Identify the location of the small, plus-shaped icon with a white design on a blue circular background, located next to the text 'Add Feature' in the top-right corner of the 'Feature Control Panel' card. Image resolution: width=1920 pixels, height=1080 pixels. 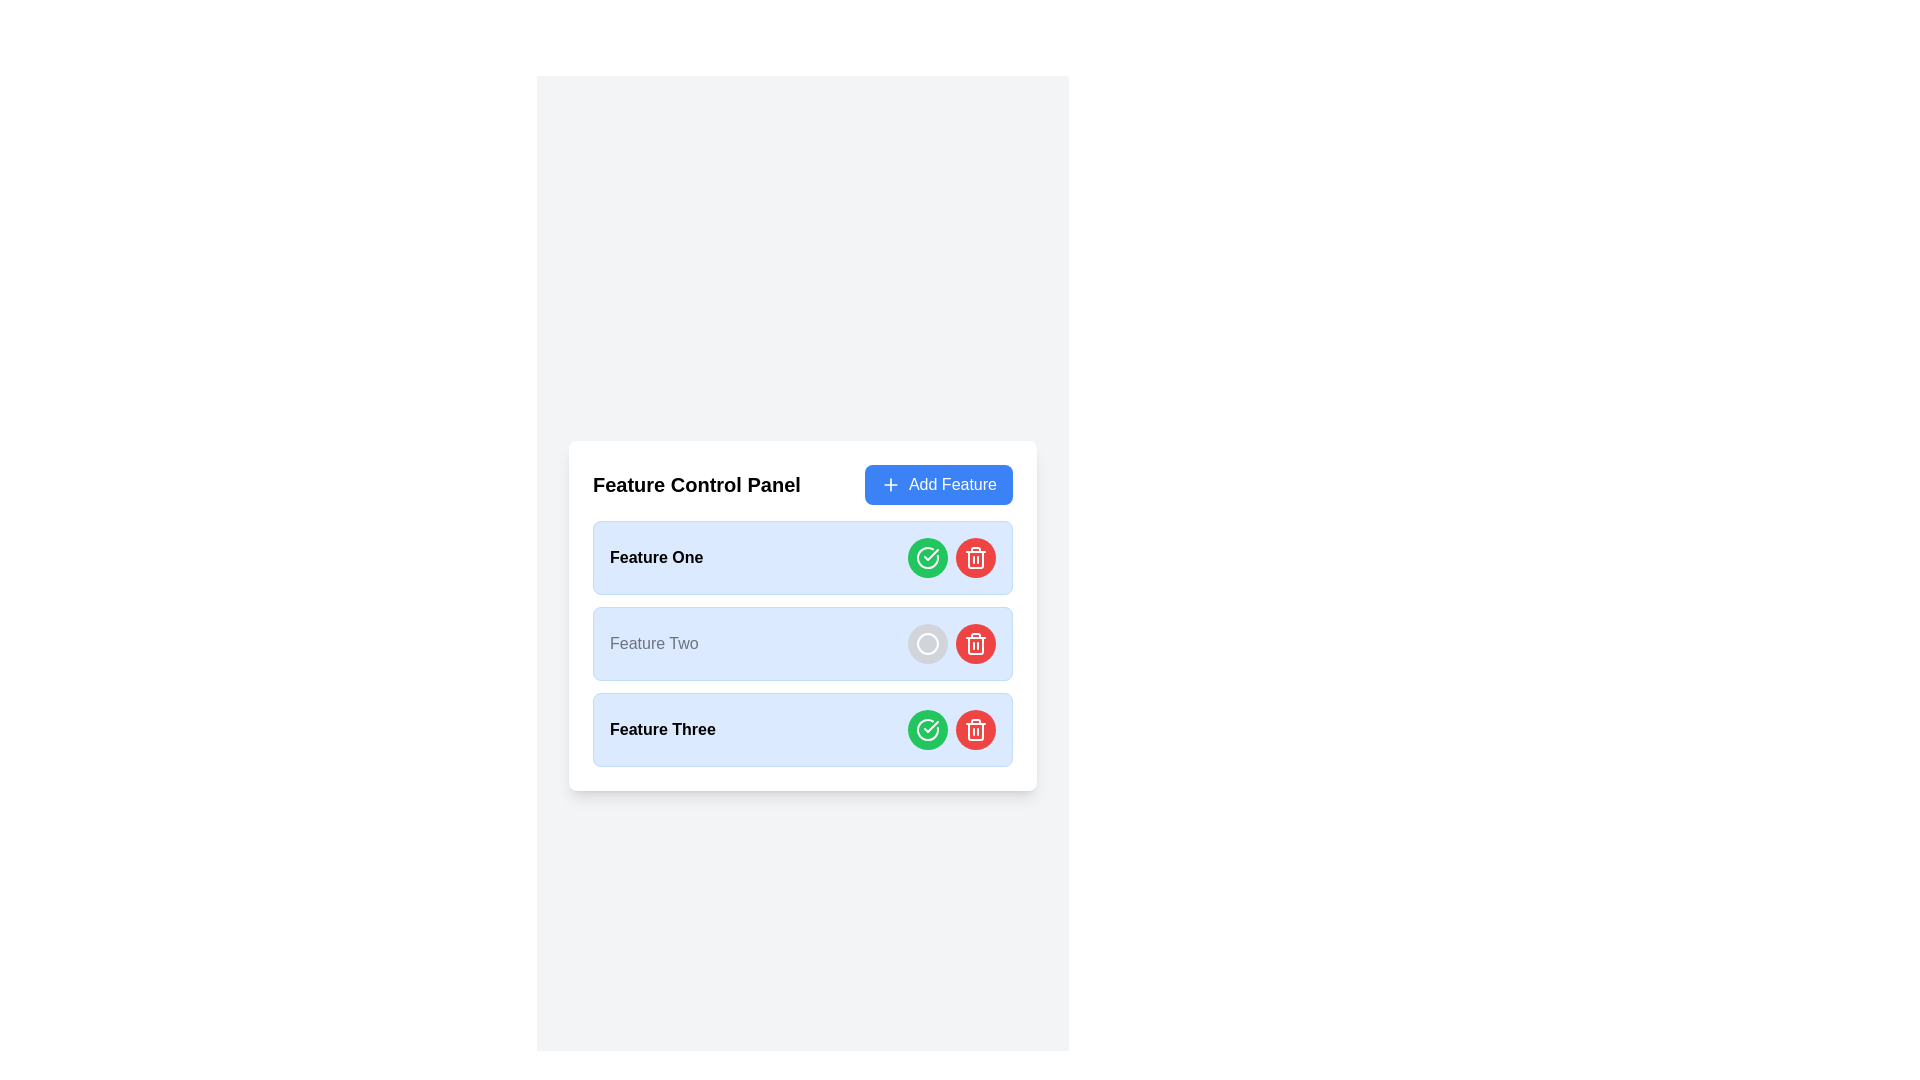
(889, 485).